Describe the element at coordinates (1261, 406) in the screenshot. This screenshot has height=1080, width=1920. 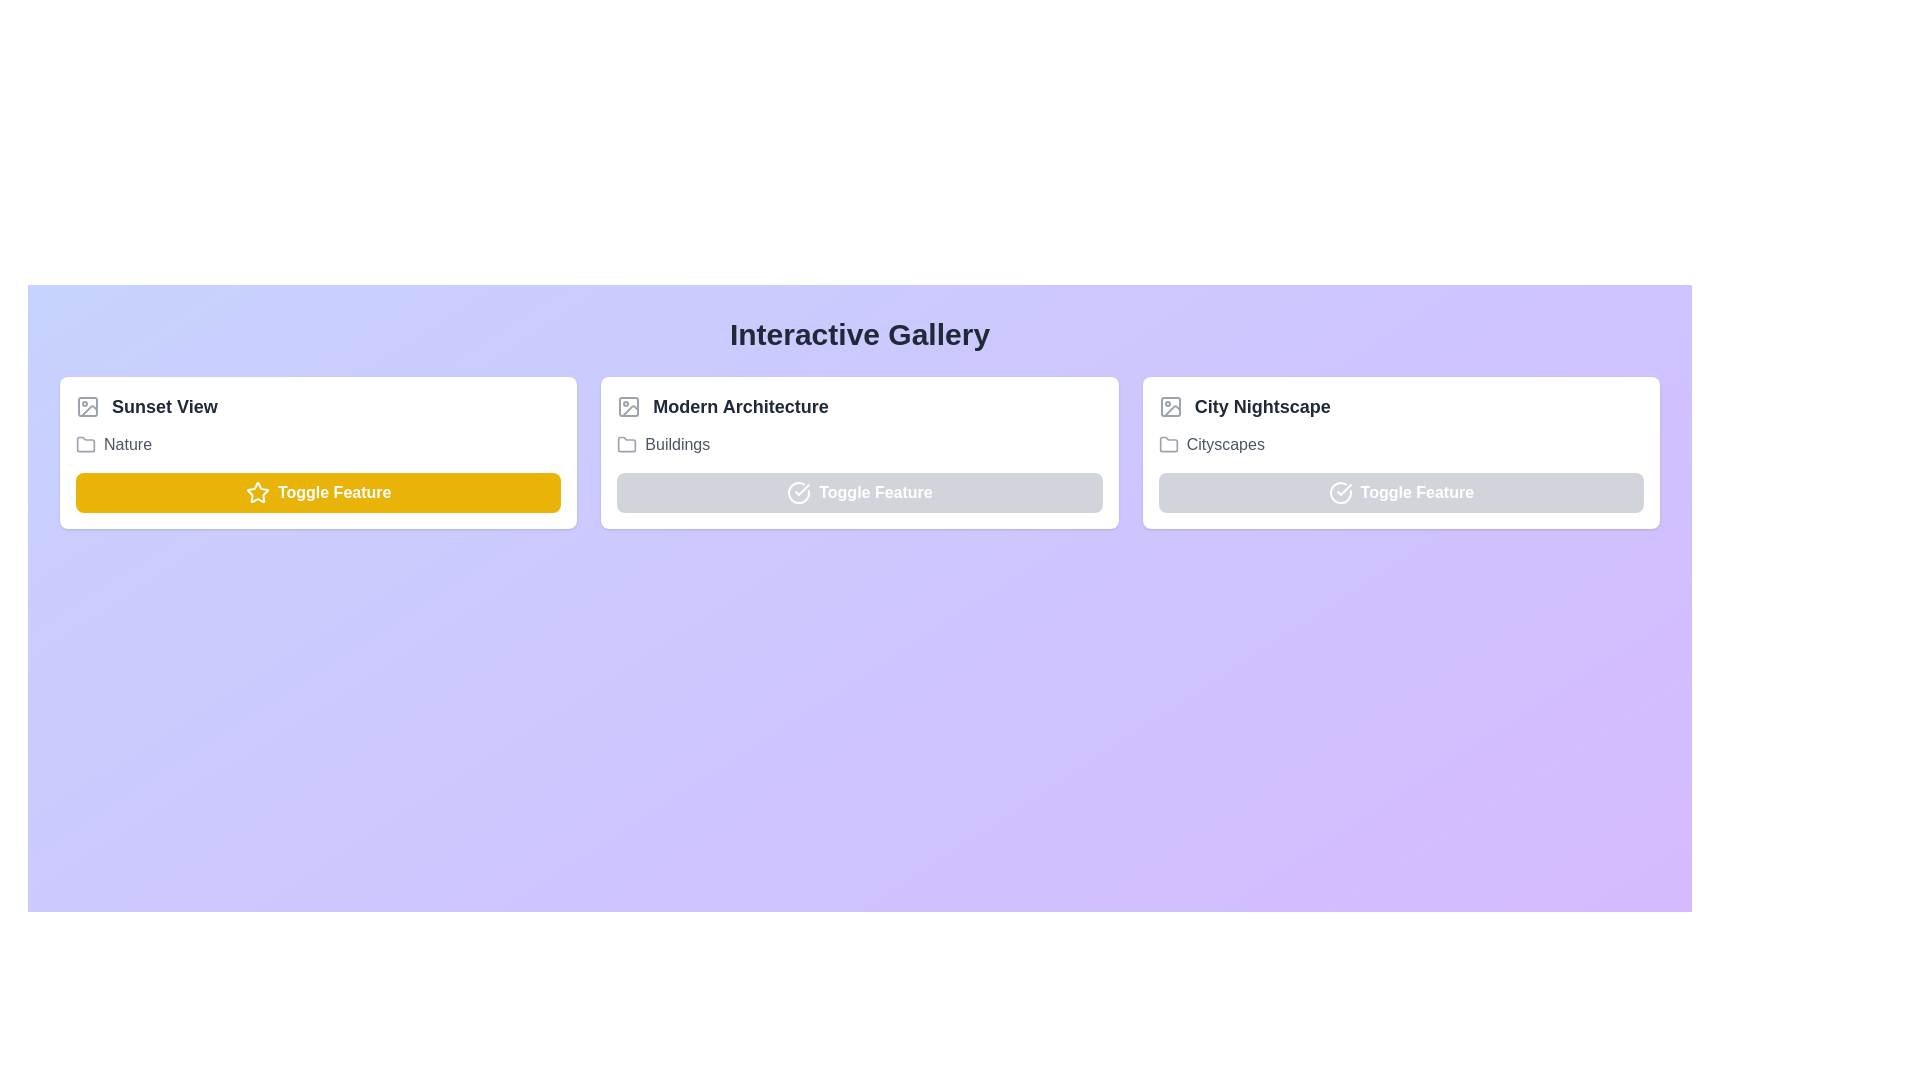
I see `the text label reading 'City Nightscape' styled in a large bold font` at that location.